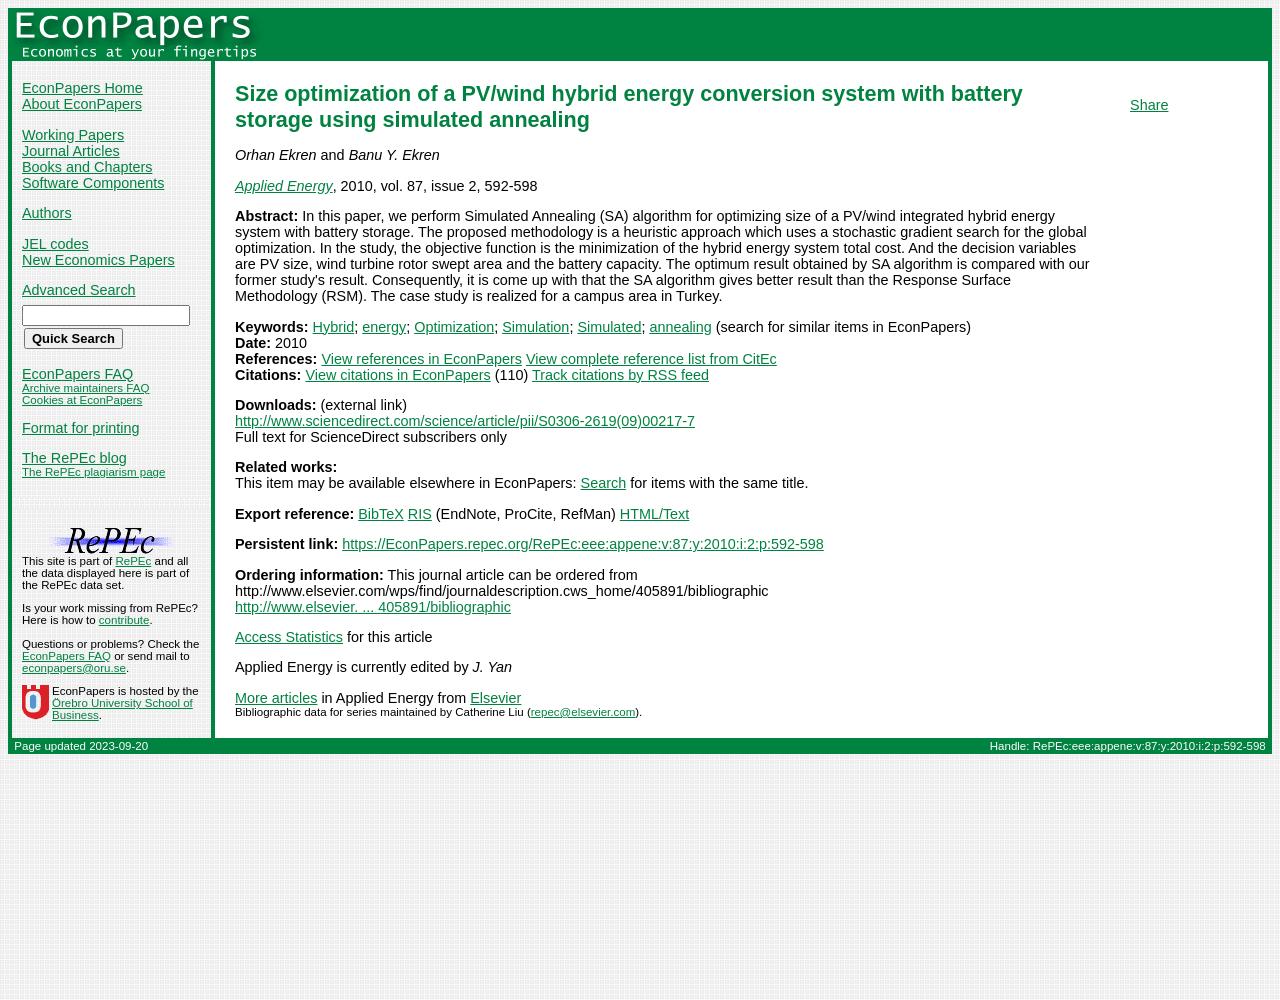 This screenshot has width=1280, height=1000. Describe the element at coordinates (97, 259) in the screenshot. I see `'New Economics Papers'` at that location.